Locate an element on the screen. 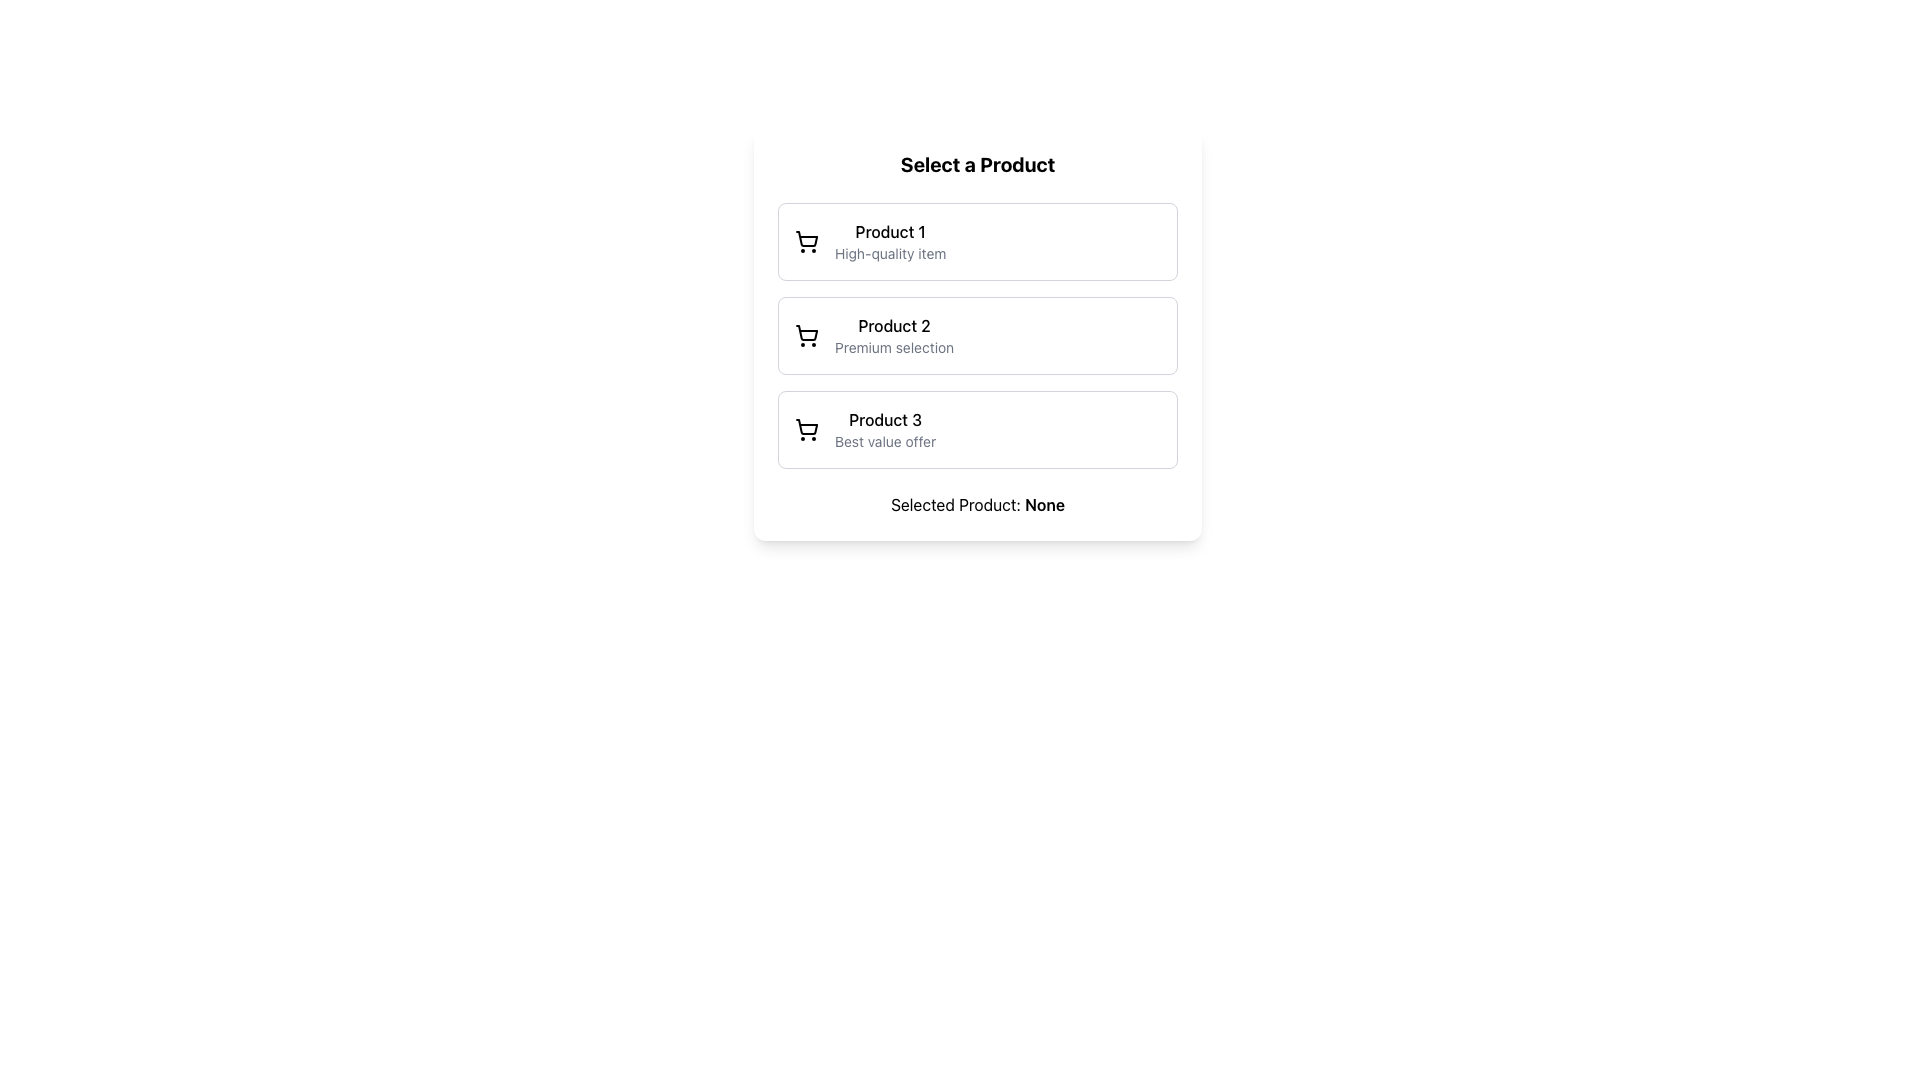 This screenshot has width=1920, height=1080. the text label located beneath the title 'Product 2' in the second section of the card layout, which emphasizes the premium quality of the associated product is located at coordinates (893, 346).